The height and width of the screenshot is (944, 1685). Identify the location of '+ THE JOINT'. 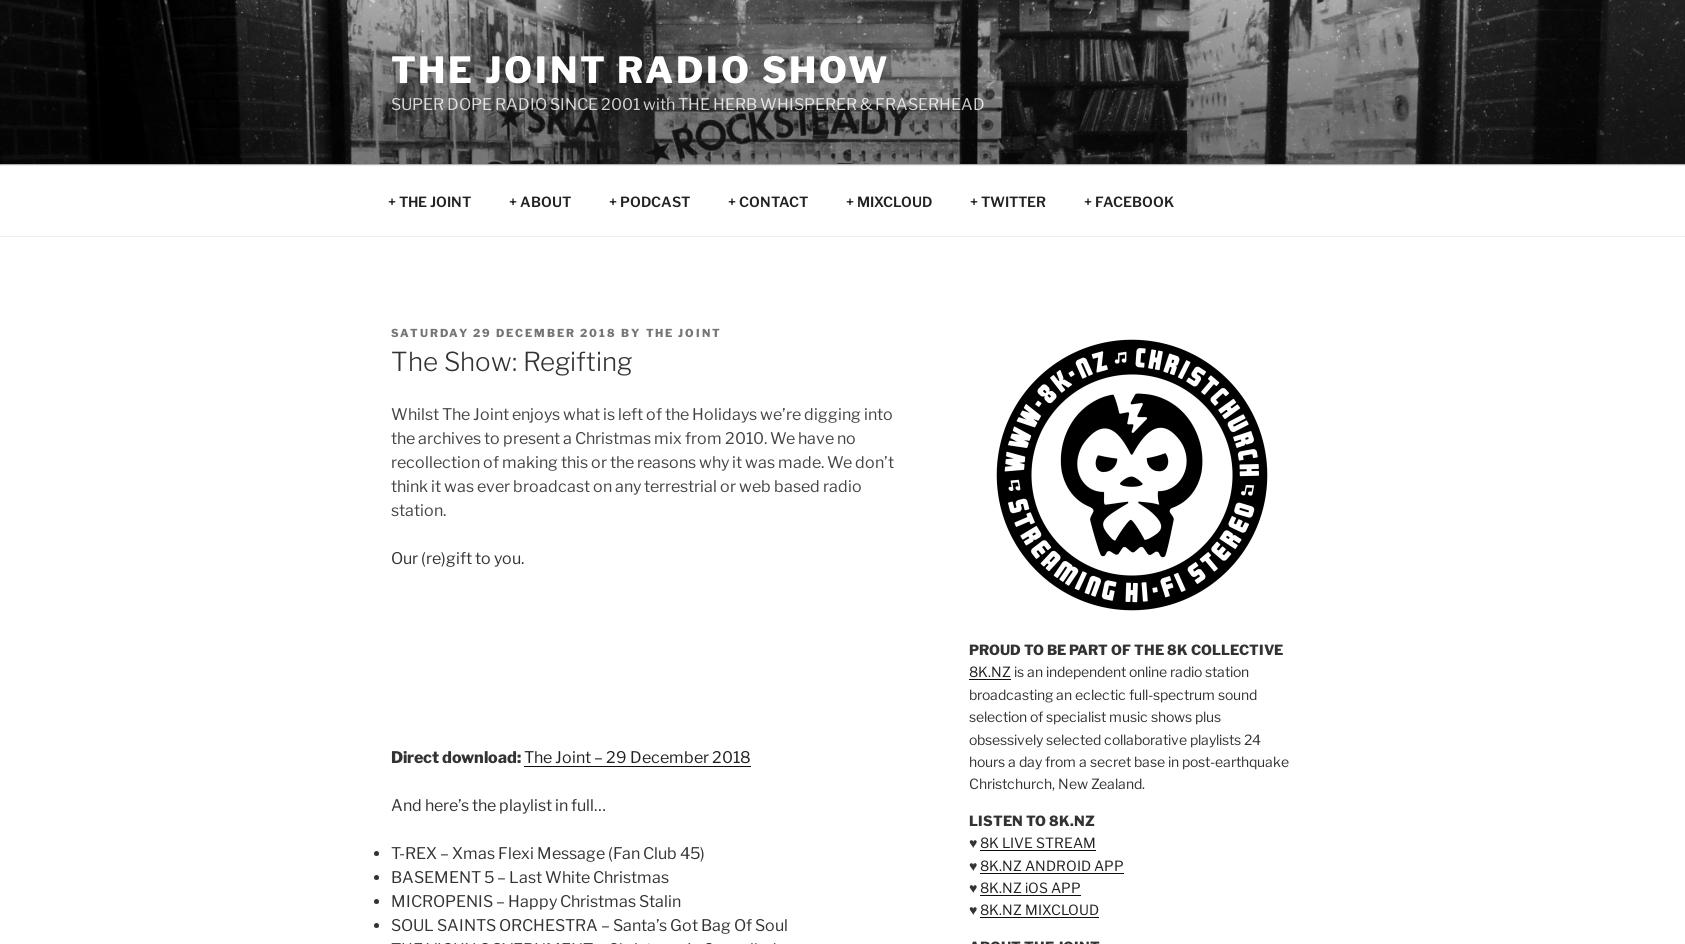
(387, 199).